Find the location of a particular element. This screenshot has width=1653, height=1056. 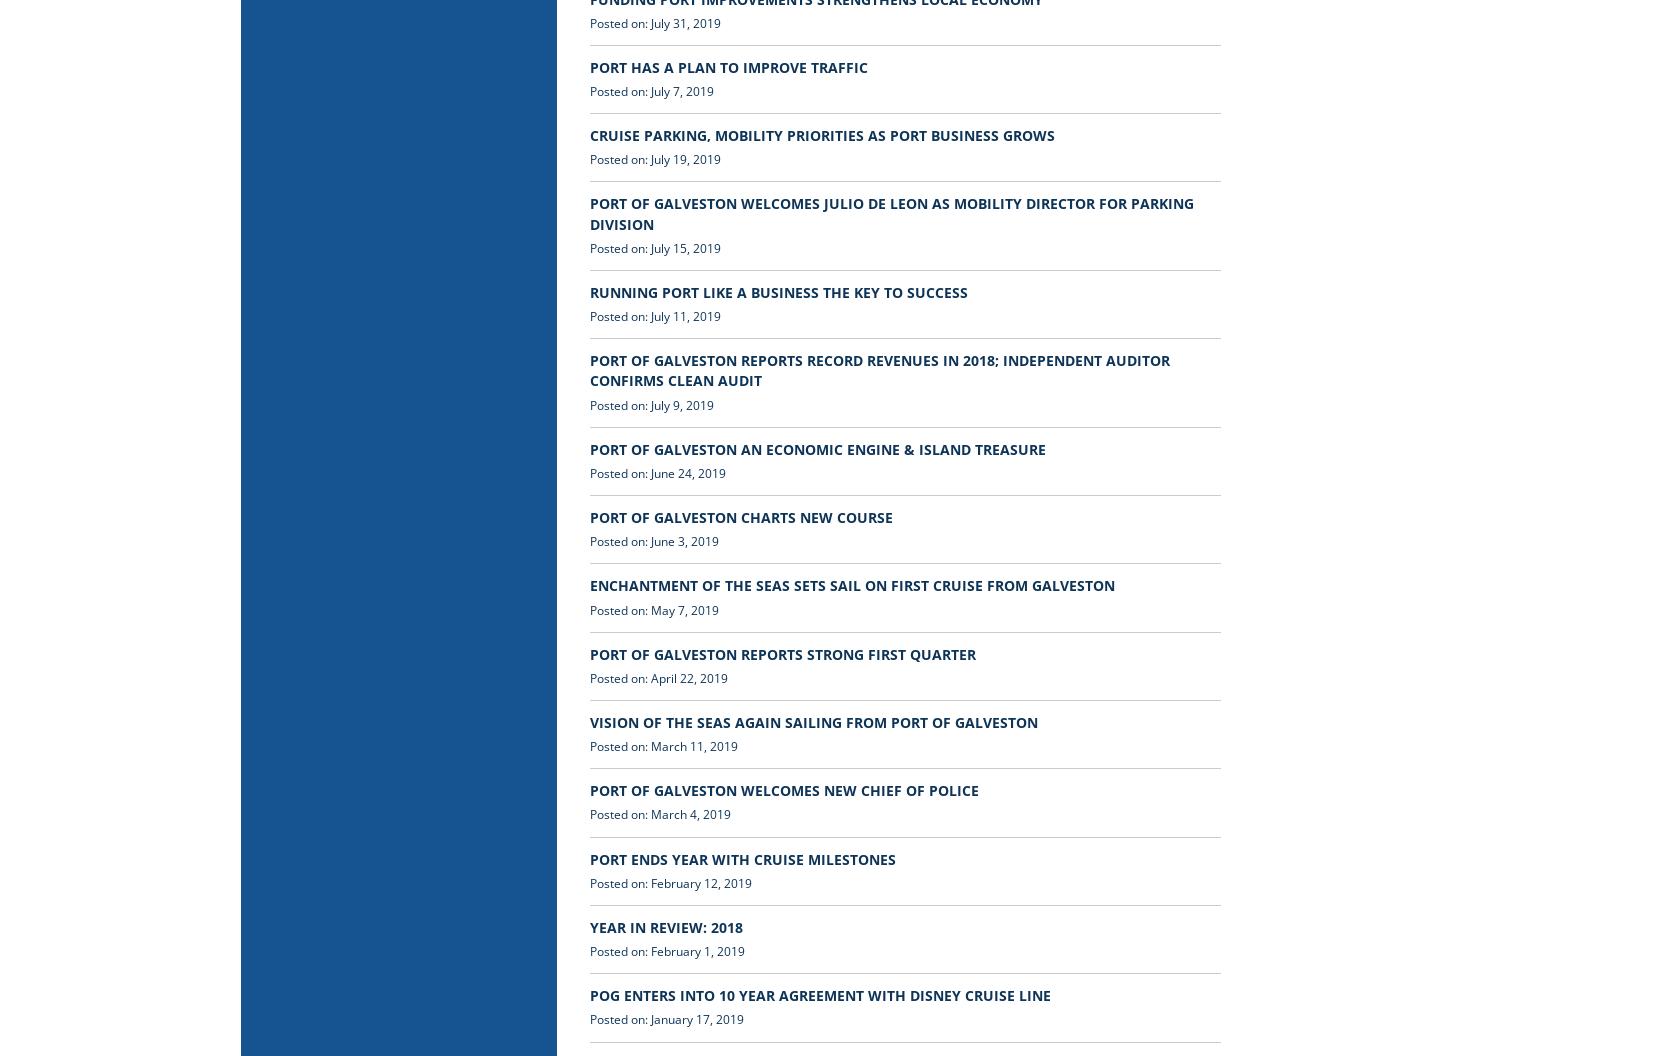

'Posted on: July 15, 2019' is located at coordinates (654, 246).